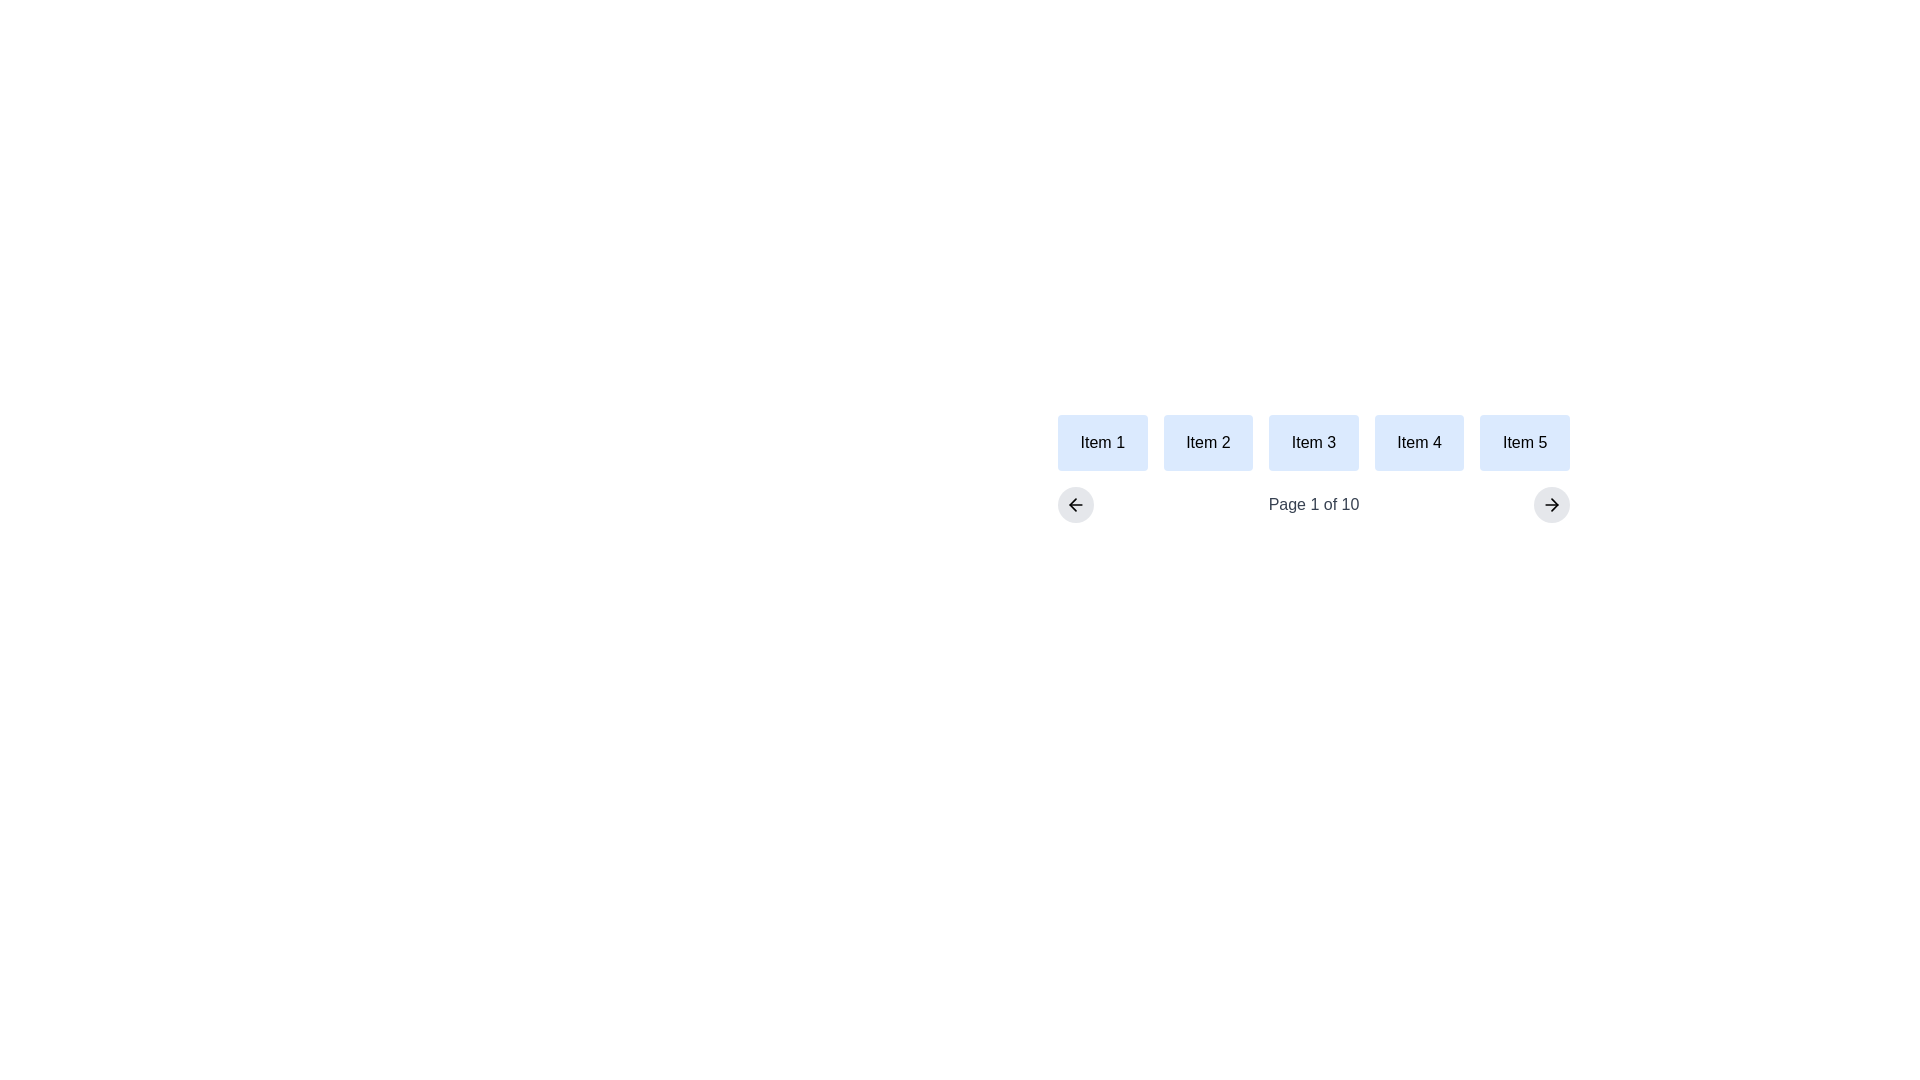 This screenshot has height=1080, width=1920. I want to click on an item in the pagination list, which is part of a horizontal layout displaying 'Item 1' through 'Item 5' with a light blue background, so click(1314, 469).